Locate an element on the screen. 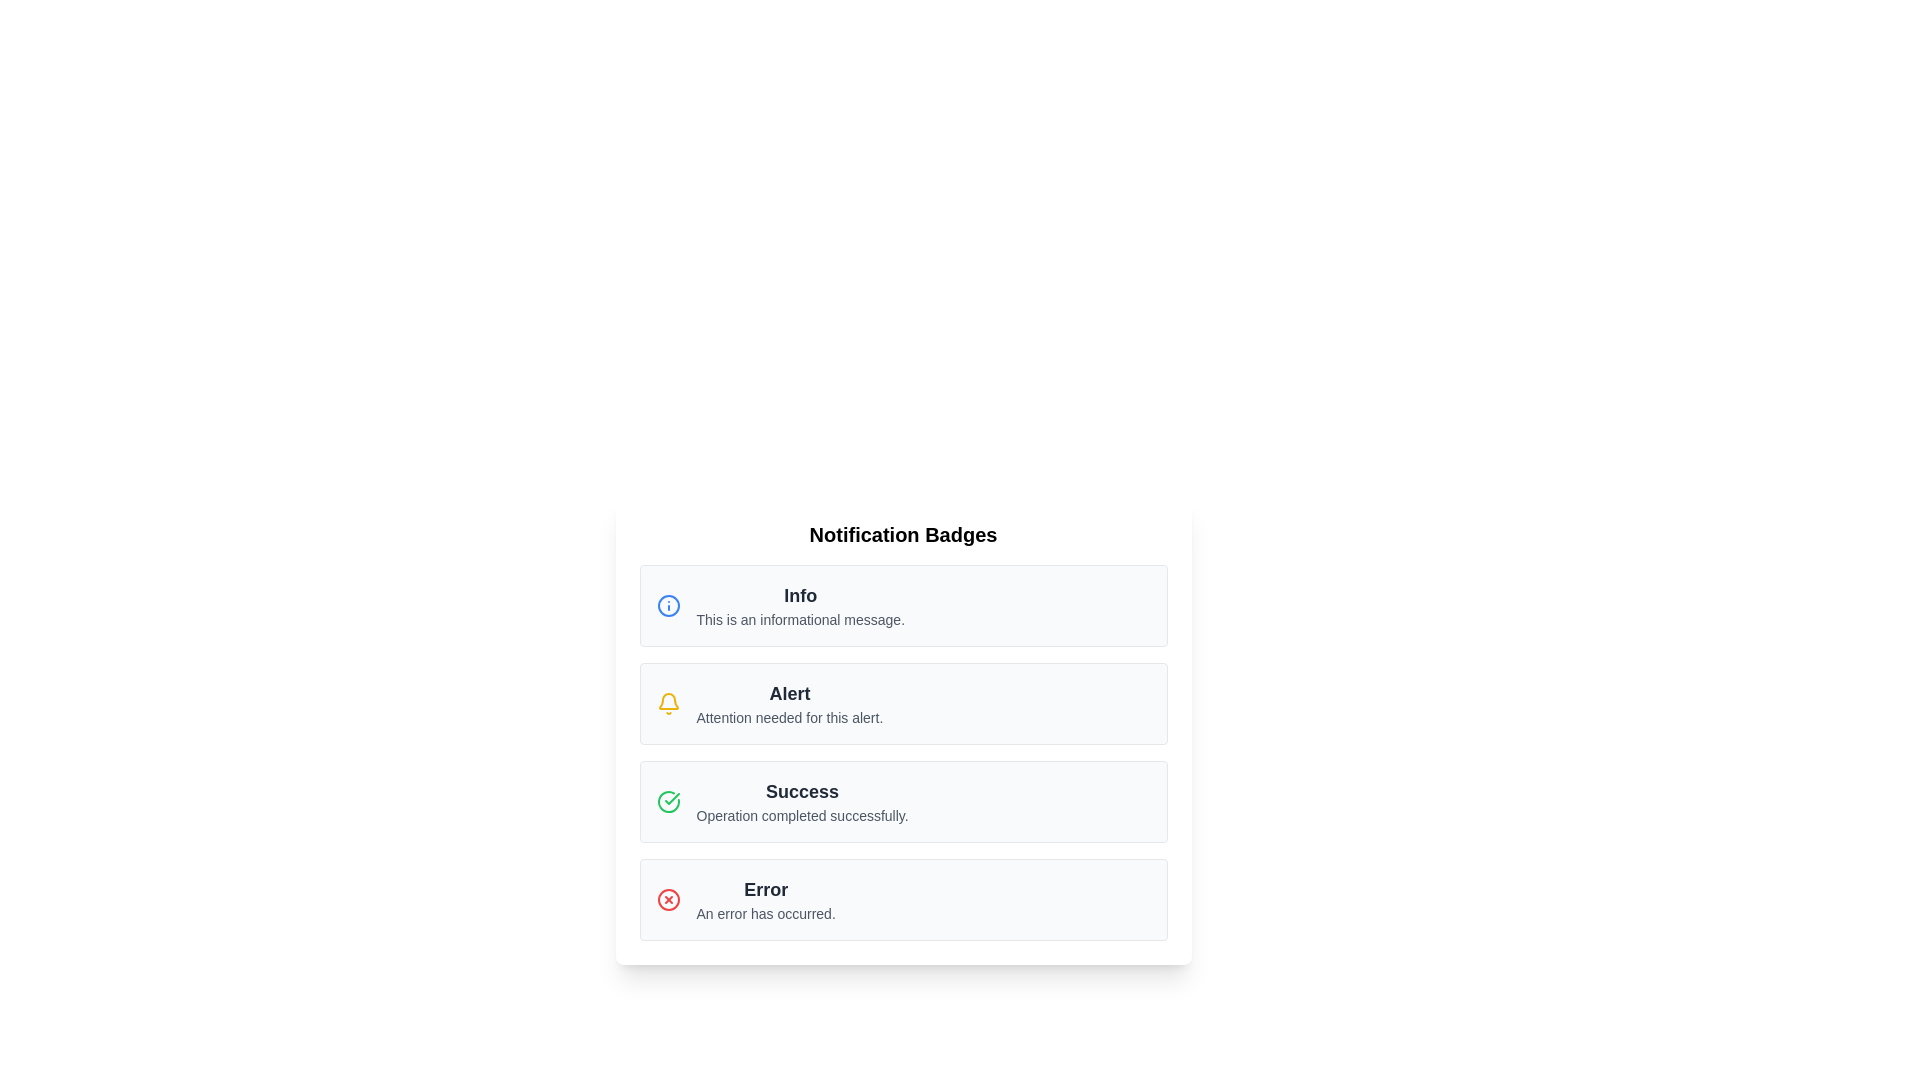 This screenshot has height=1080, width=1920. the success feedback text block located within the light gray notification box, which is the third notification in a vertical list of four, positioned between the 'Alert' and 'Error' notifications is located at coordinates (802, 801).